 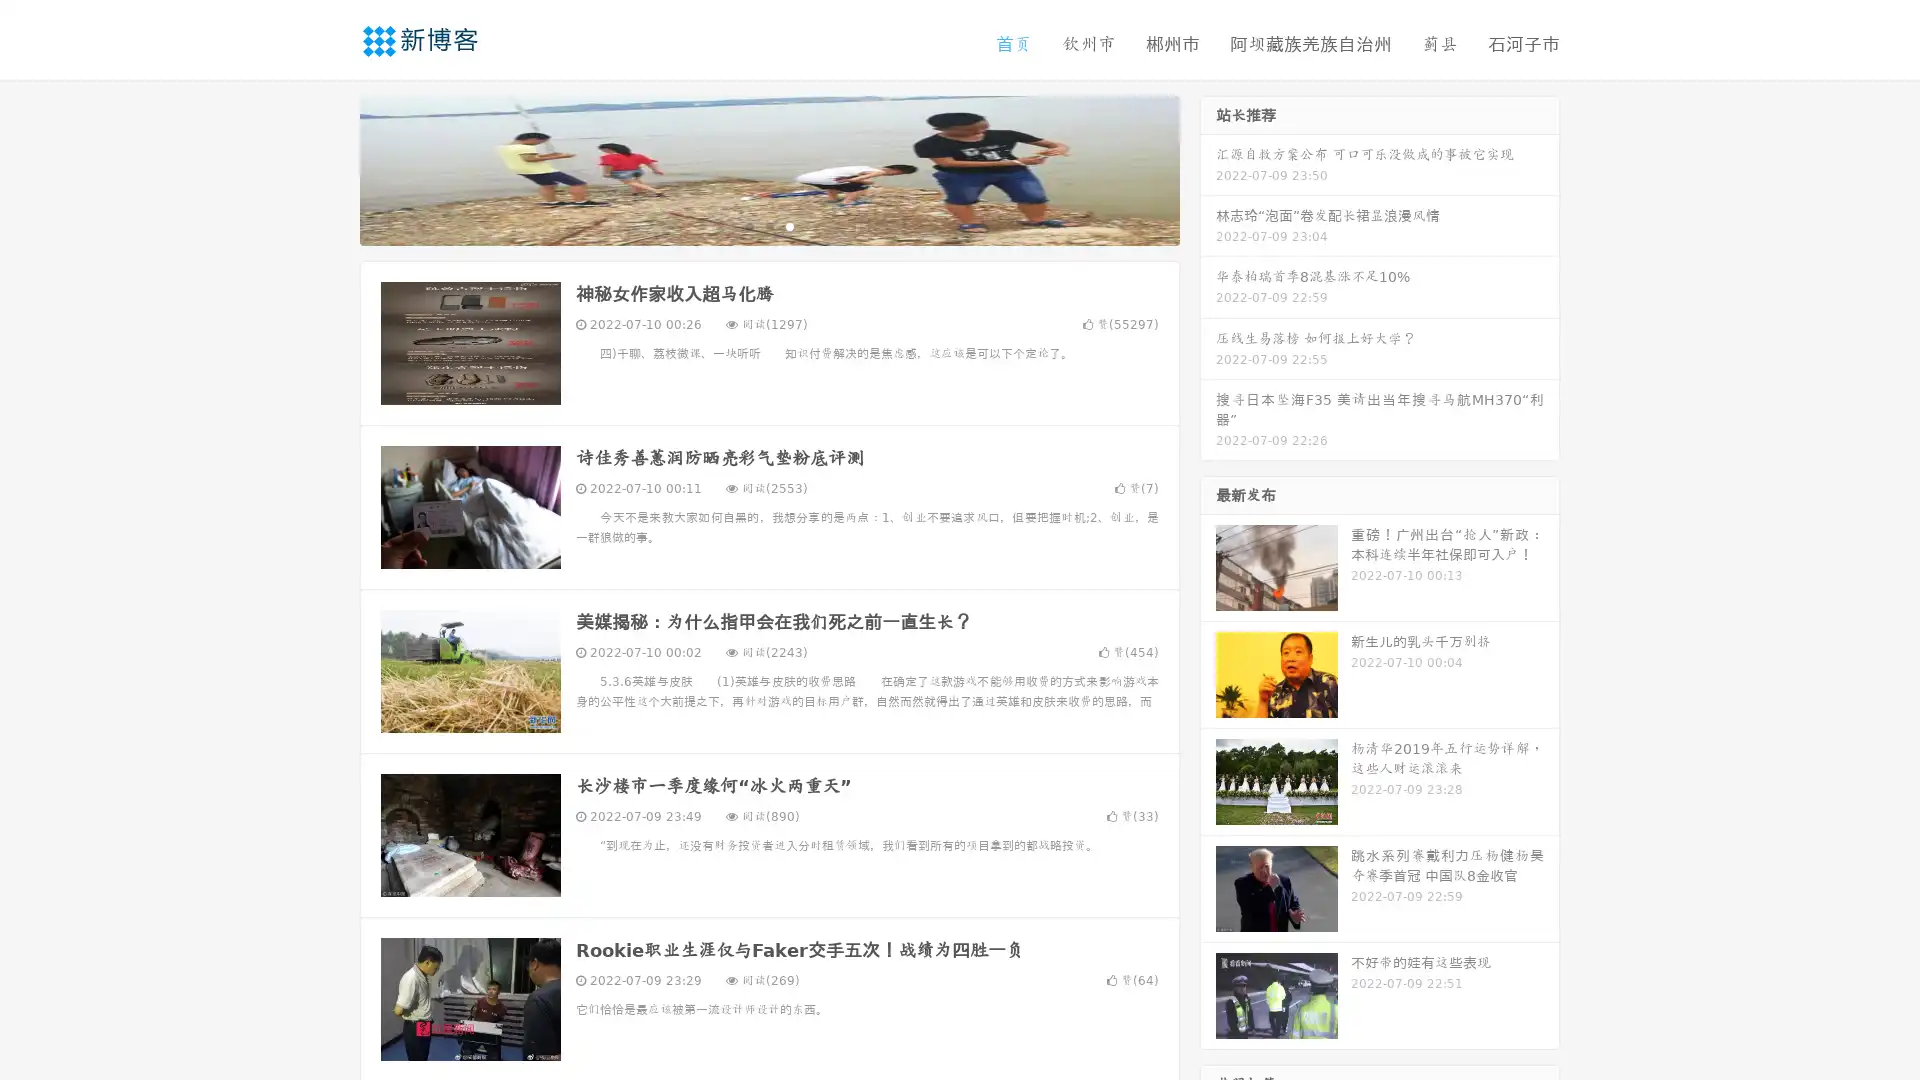 I want to click on Go to slide 1, so click(x=748, y=225).